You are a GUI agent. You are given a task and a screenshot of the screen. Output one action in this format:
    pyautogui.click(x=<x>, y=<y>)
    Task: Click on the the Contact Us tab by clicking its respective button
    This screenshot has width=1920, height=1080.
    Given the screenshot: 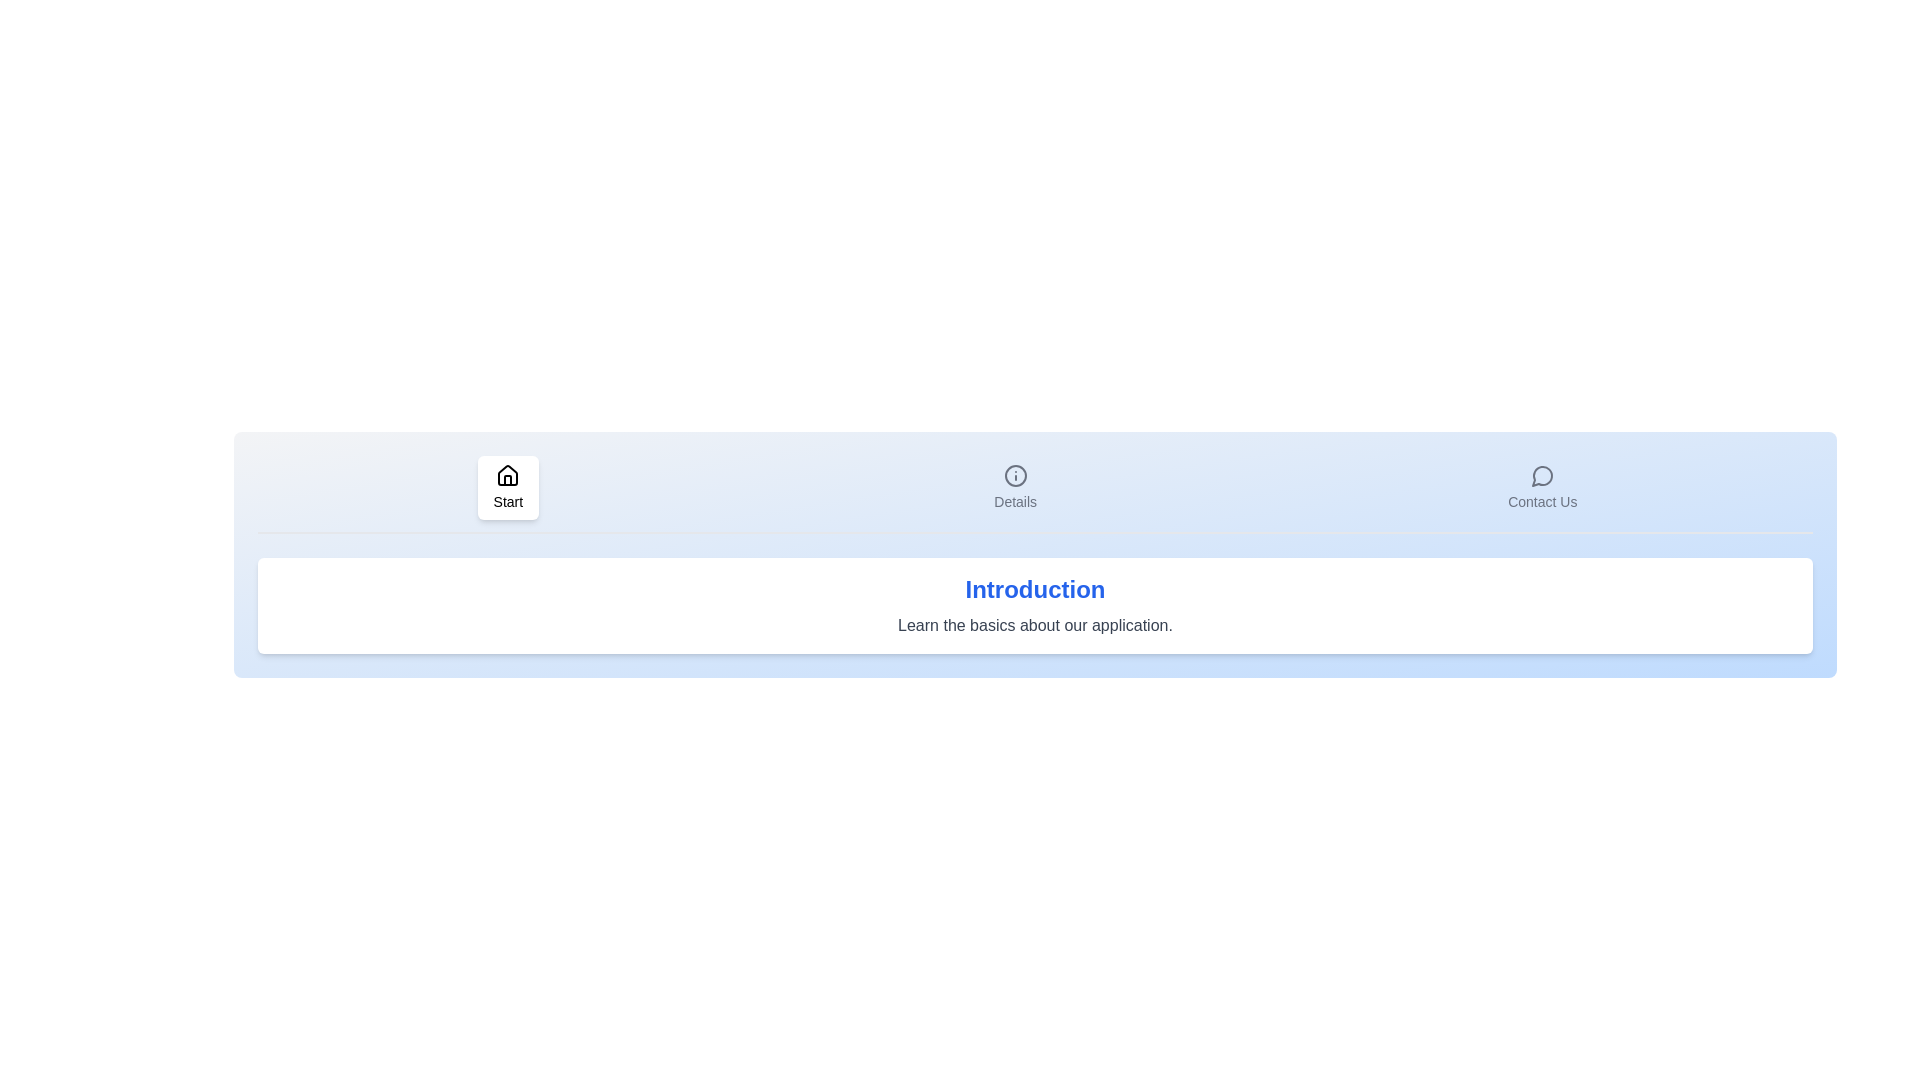 What is the action you would take?
    pyautogui.click(x=1540, y=488)
    